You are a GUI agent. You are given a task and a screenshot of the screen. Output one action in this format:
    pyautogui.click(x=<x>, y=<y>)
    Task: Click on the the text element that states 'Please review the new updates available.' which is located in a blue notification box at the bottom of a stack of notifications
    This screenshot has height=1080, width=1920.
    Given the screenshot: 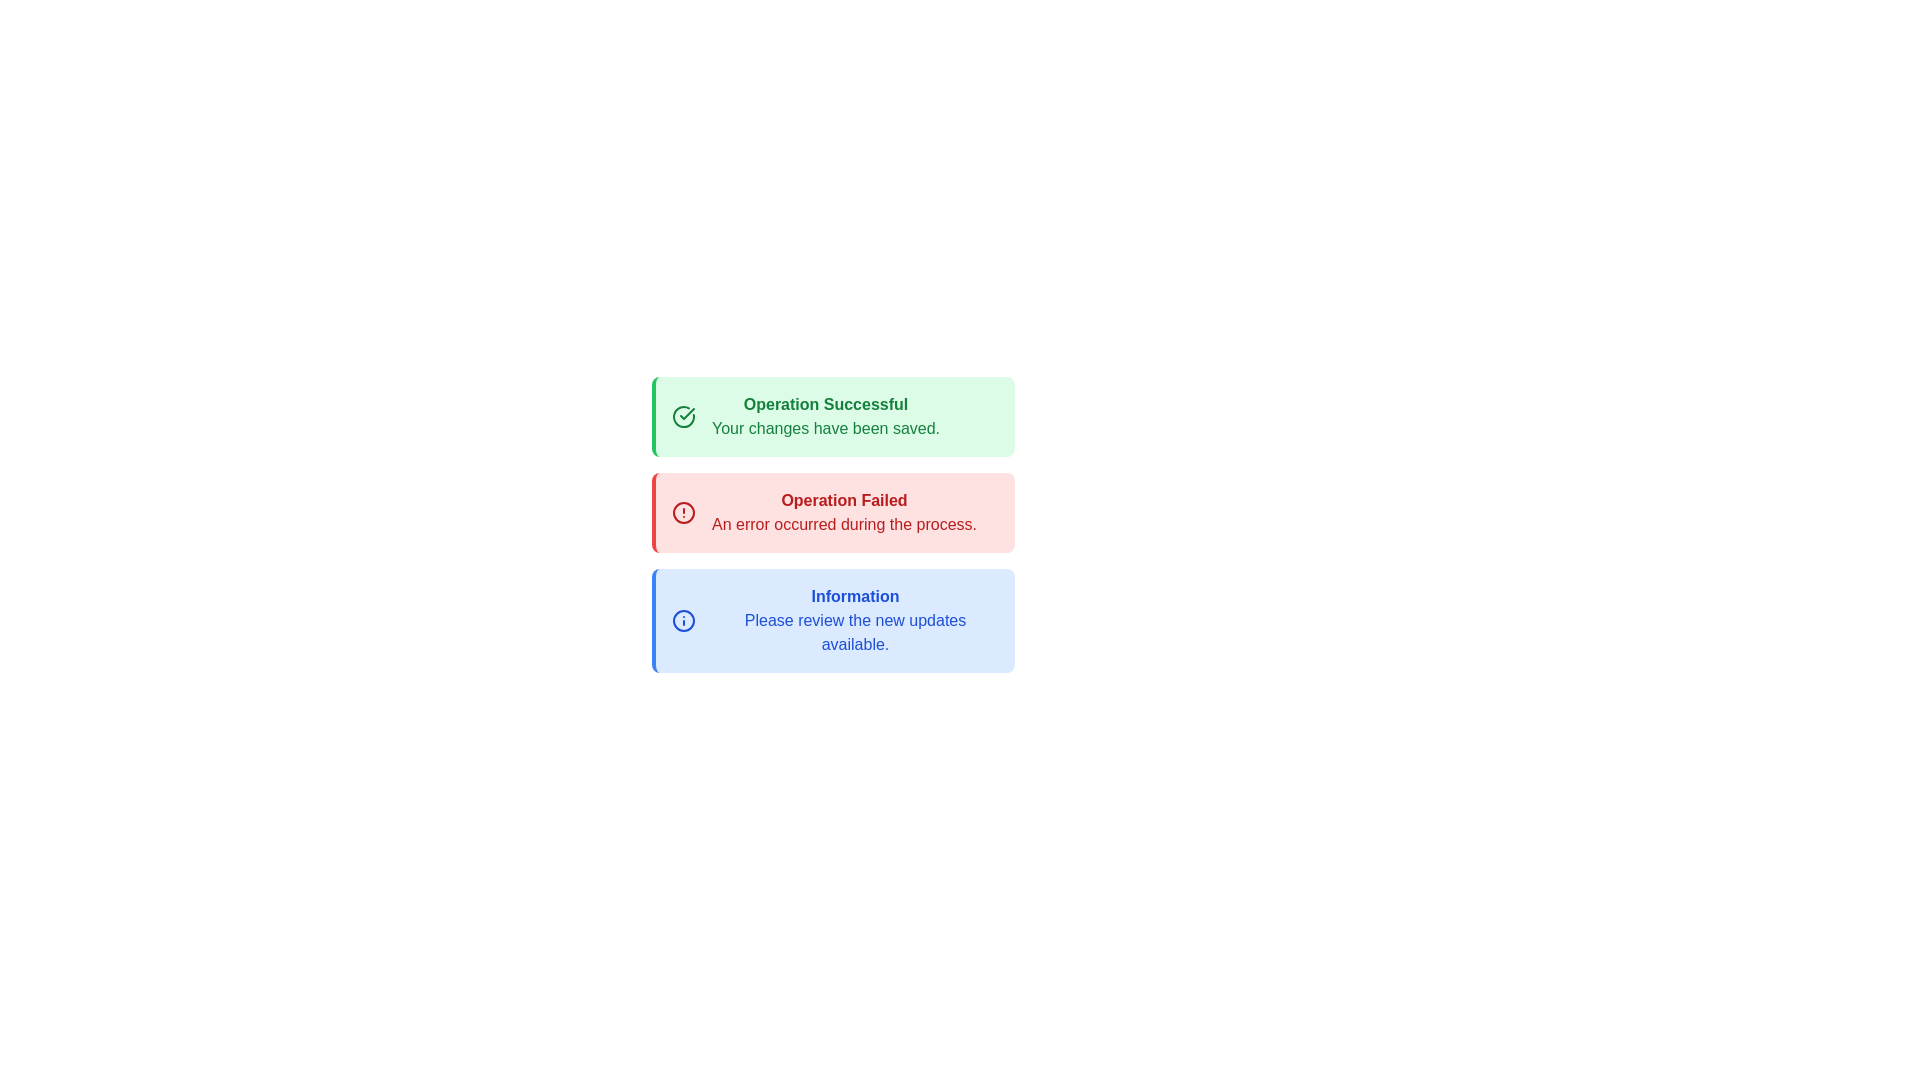 What is the action you would take?
    pyautogui.click(x=855, y=632)
    